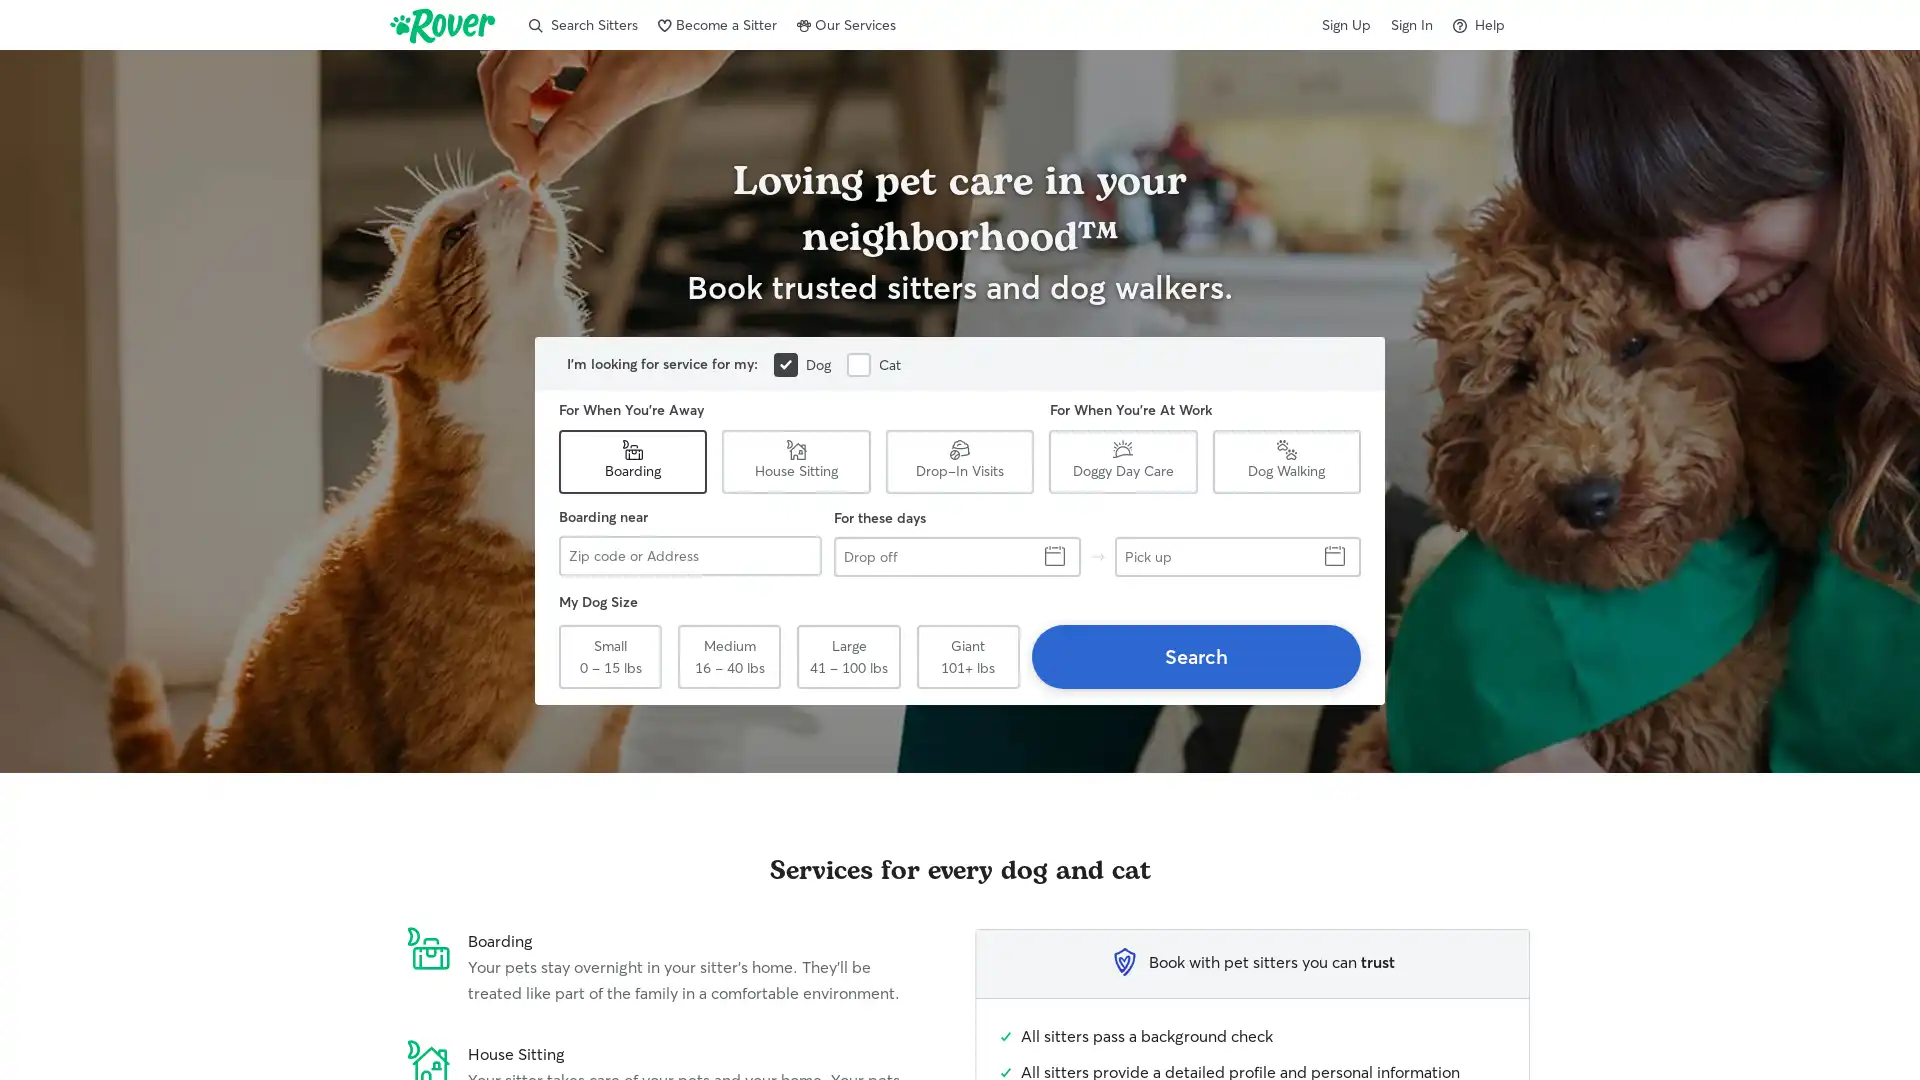 The image size is (1920, 1080). What do you see at coordinates (1195, 656) in the screenshot?
I see `Search` at bounding box center [1195, 656].